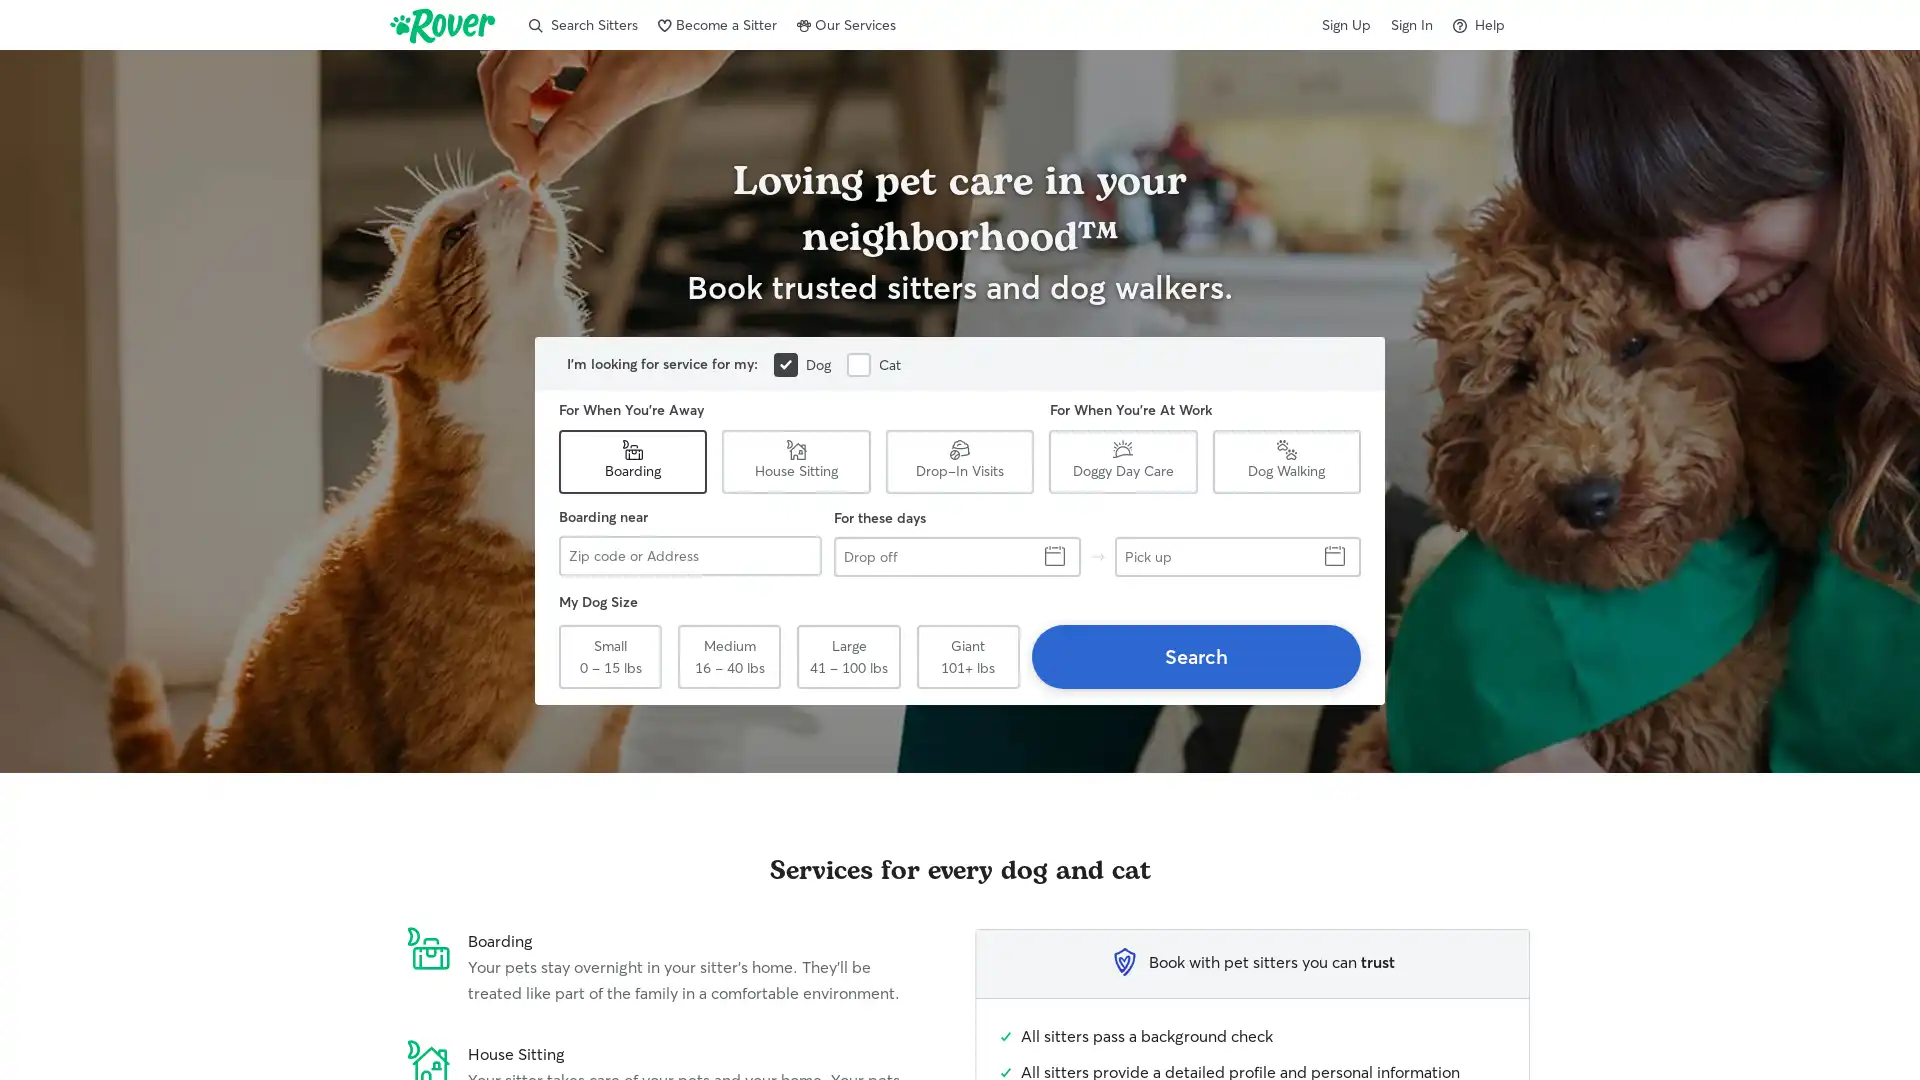 The image size is (1920, 1080). What do you see at coordinates (1195, 656) in the screenshot?
I see `Search` at bounding box center [1195, 656].